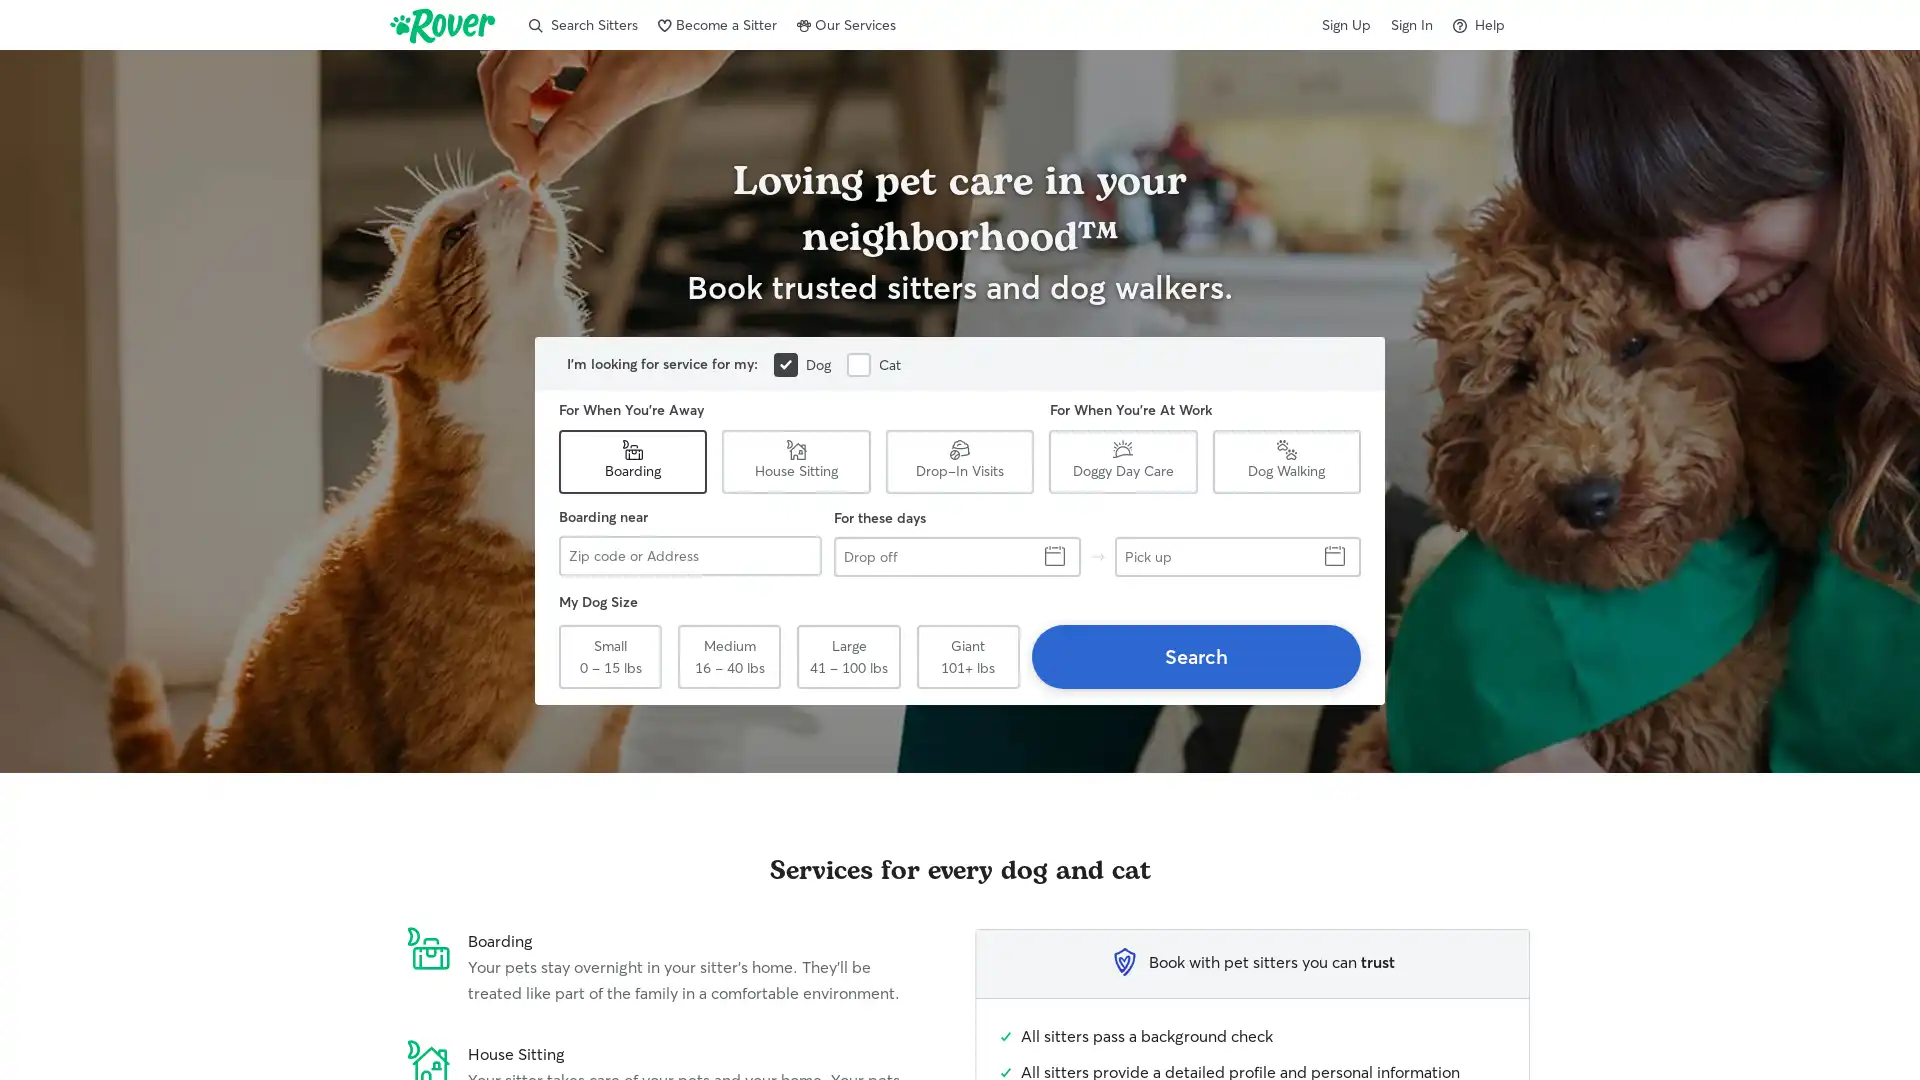 The image size is (1920, 1080). What do you see at coordinates (1195, 656) in the screenshot?
I see `Search` at bounding box center [1195, 656].